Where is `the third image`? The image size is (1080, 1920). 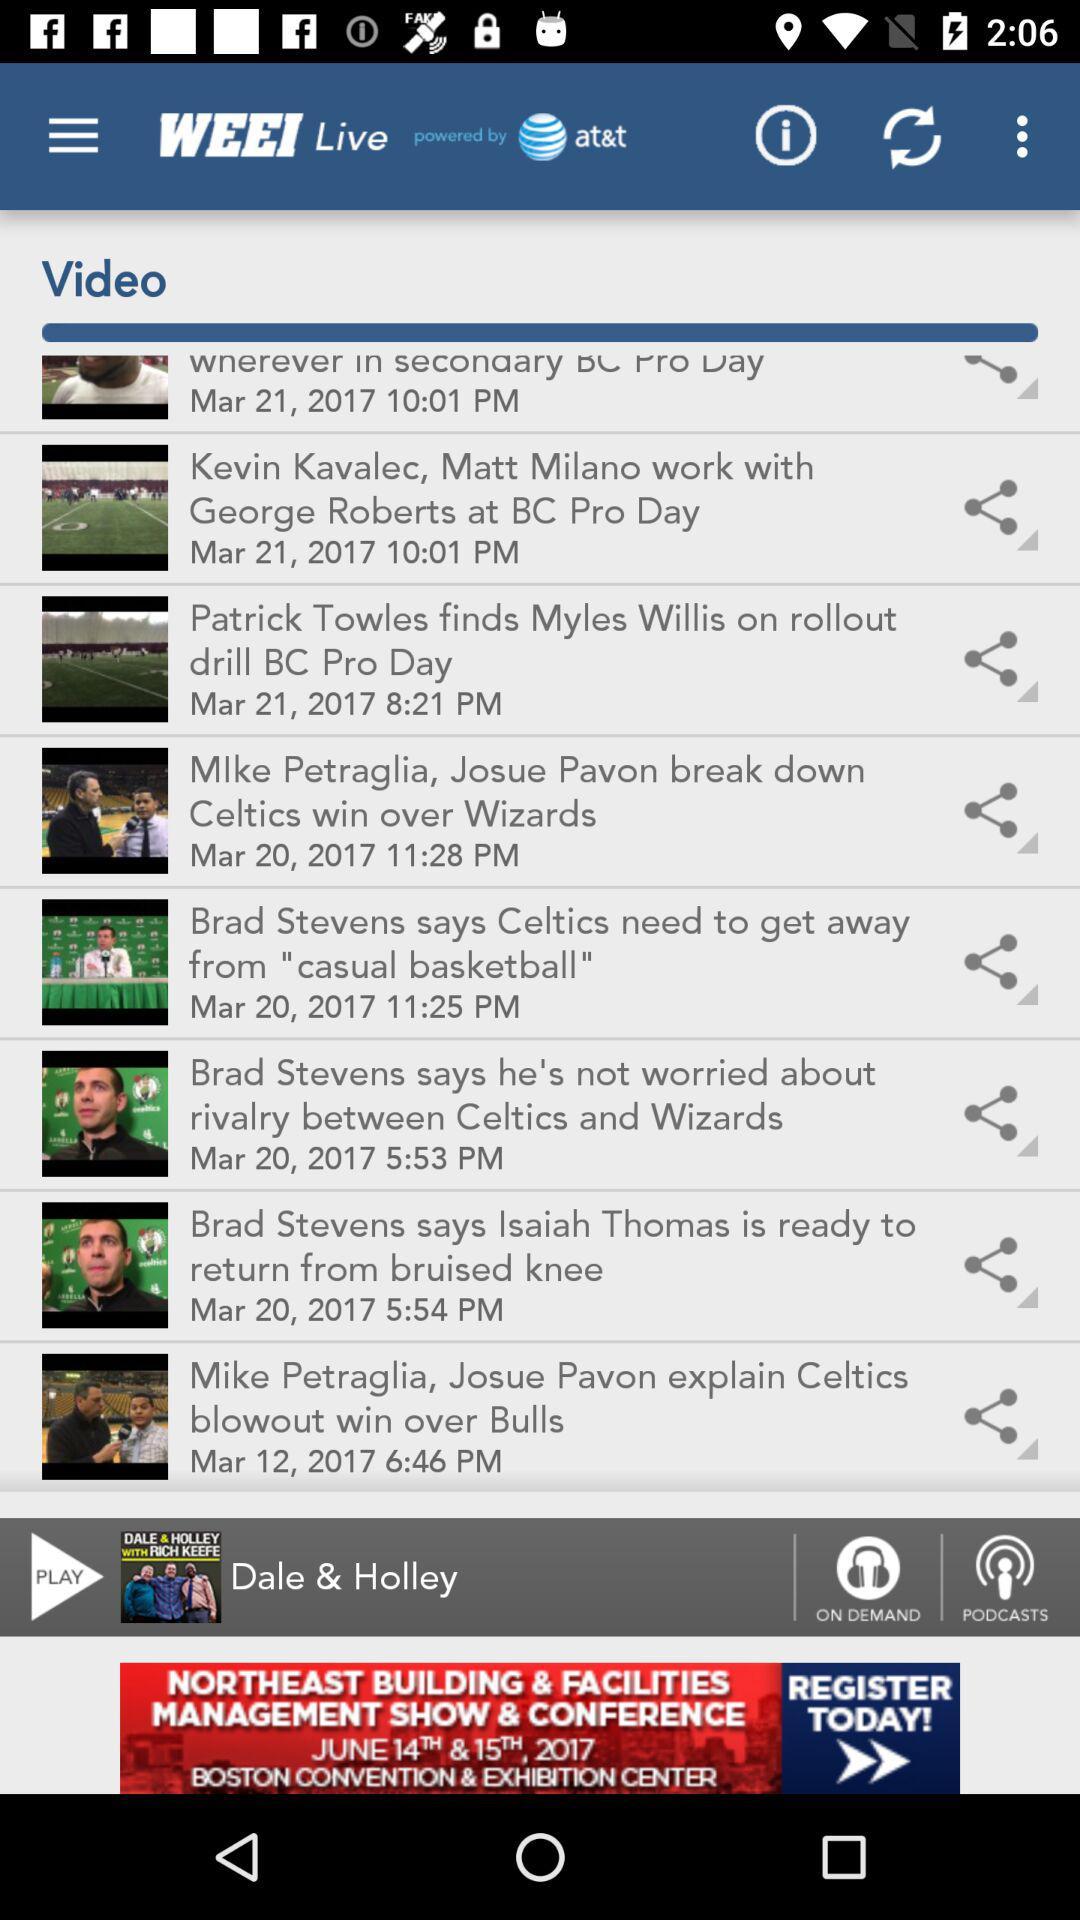 the third image is located at coordinates (104, 658).